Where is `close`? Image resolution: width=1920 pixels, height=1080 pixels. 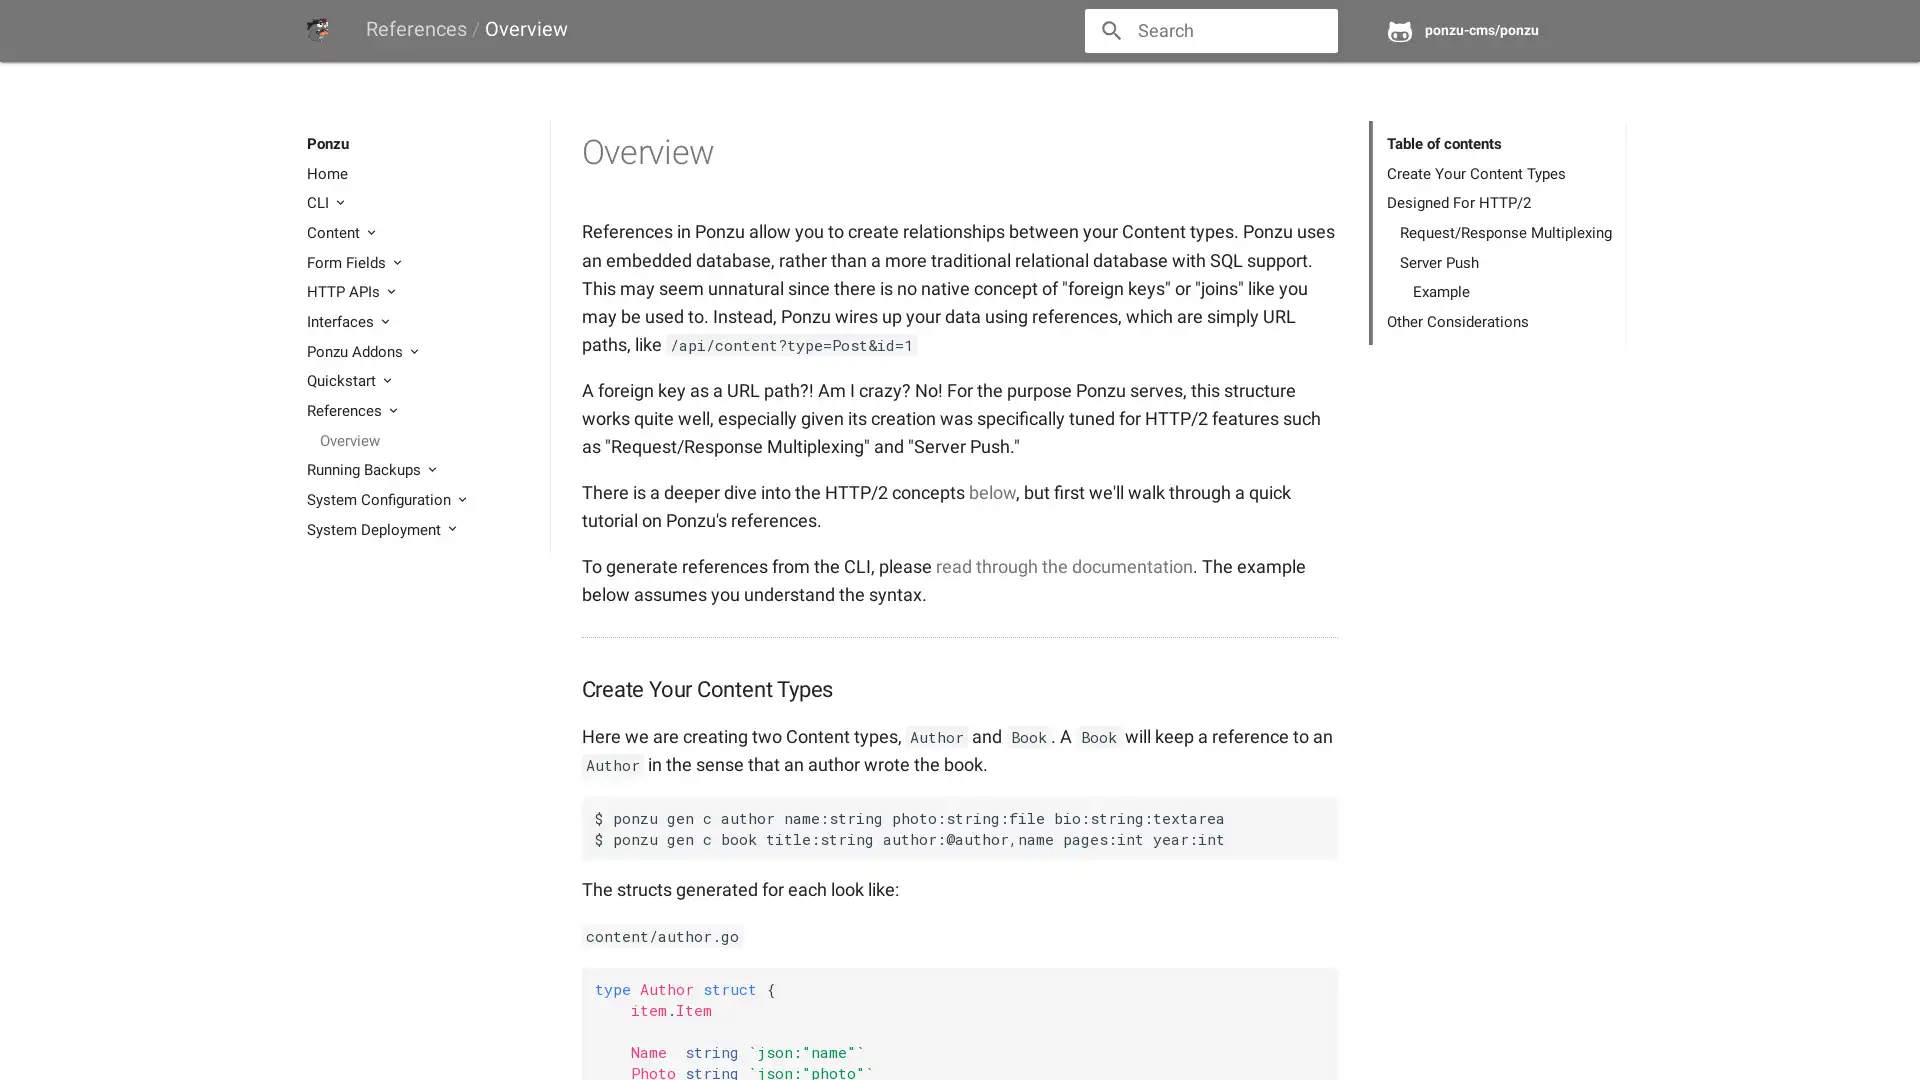
close is located at coordinates (1311, 30).